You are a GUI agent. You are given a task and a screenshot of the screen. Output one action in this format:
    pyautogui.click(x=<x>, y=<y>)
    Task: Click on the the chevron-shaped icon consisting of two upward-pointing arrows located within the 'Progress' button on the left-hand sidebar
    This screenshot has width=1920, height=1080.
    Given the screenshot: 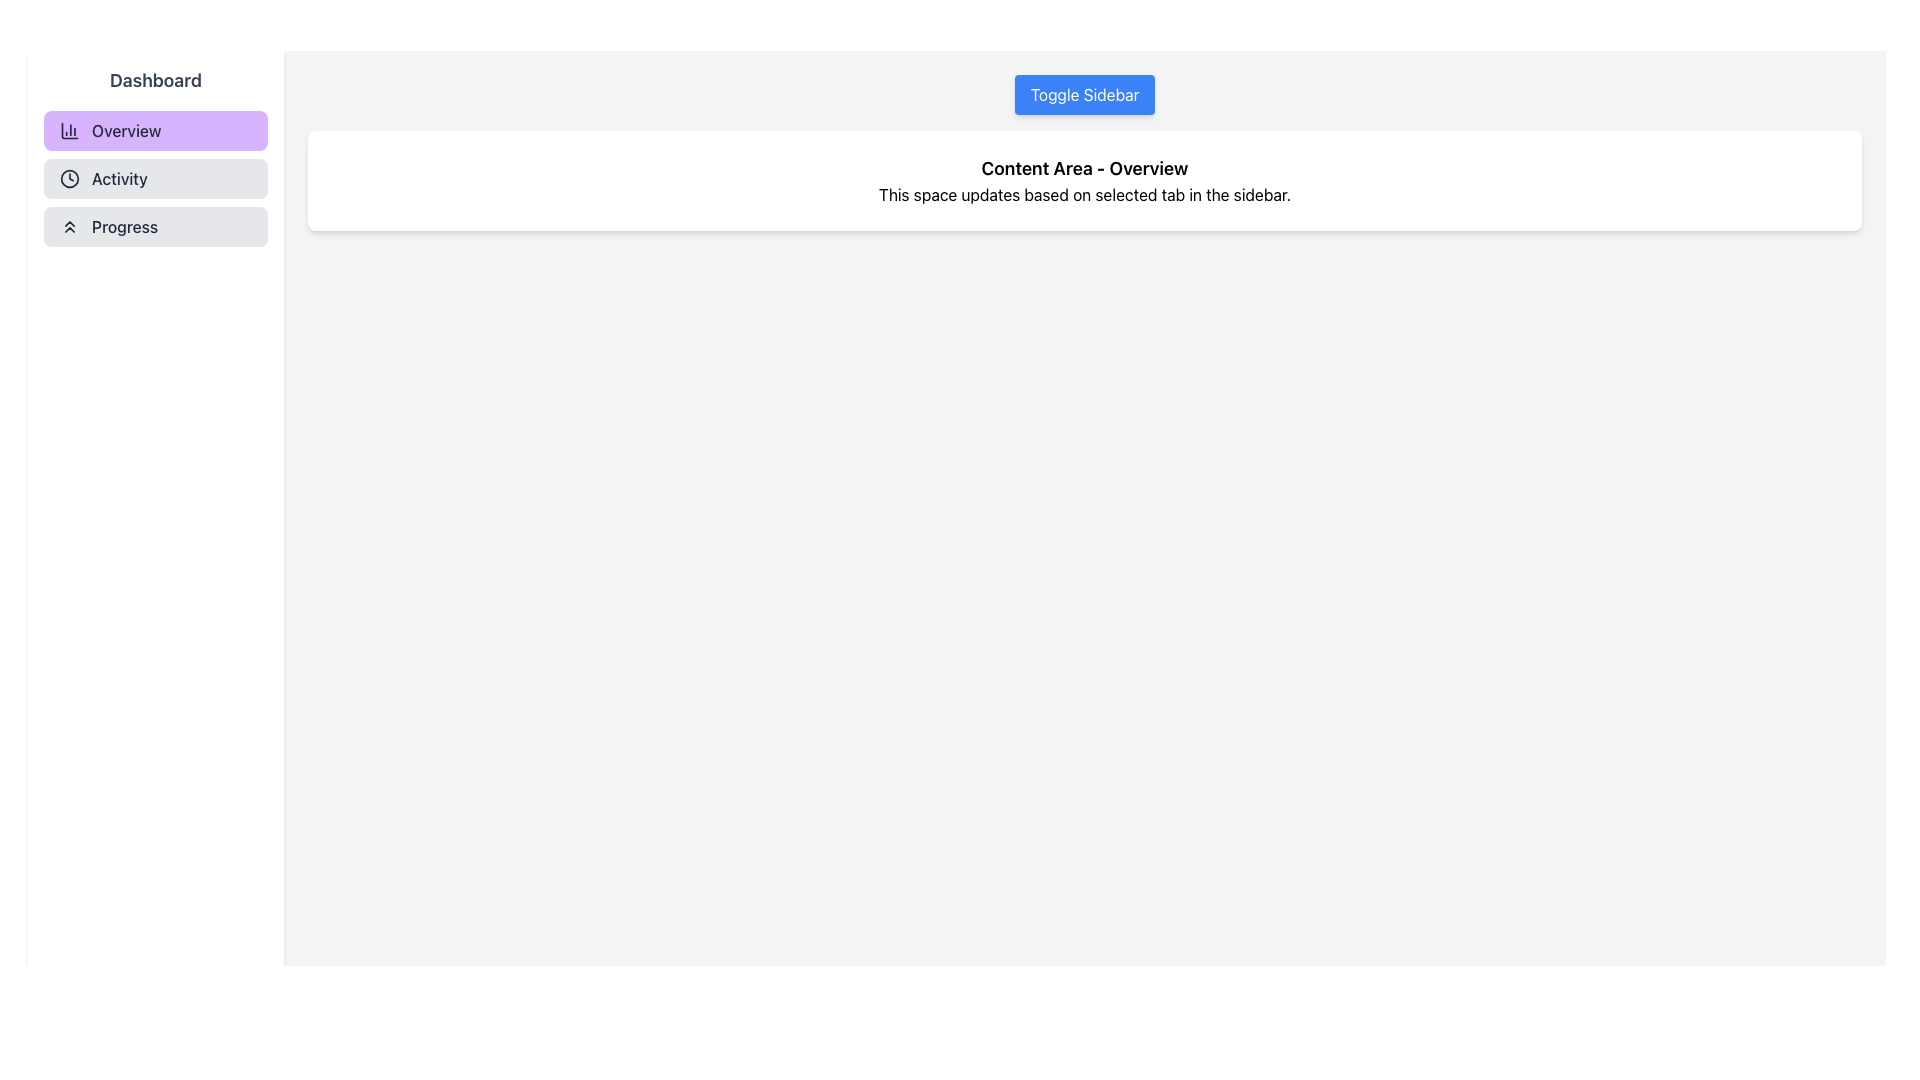 What is the action you would take?
    pyautogui.click(x=70, y=226)
    